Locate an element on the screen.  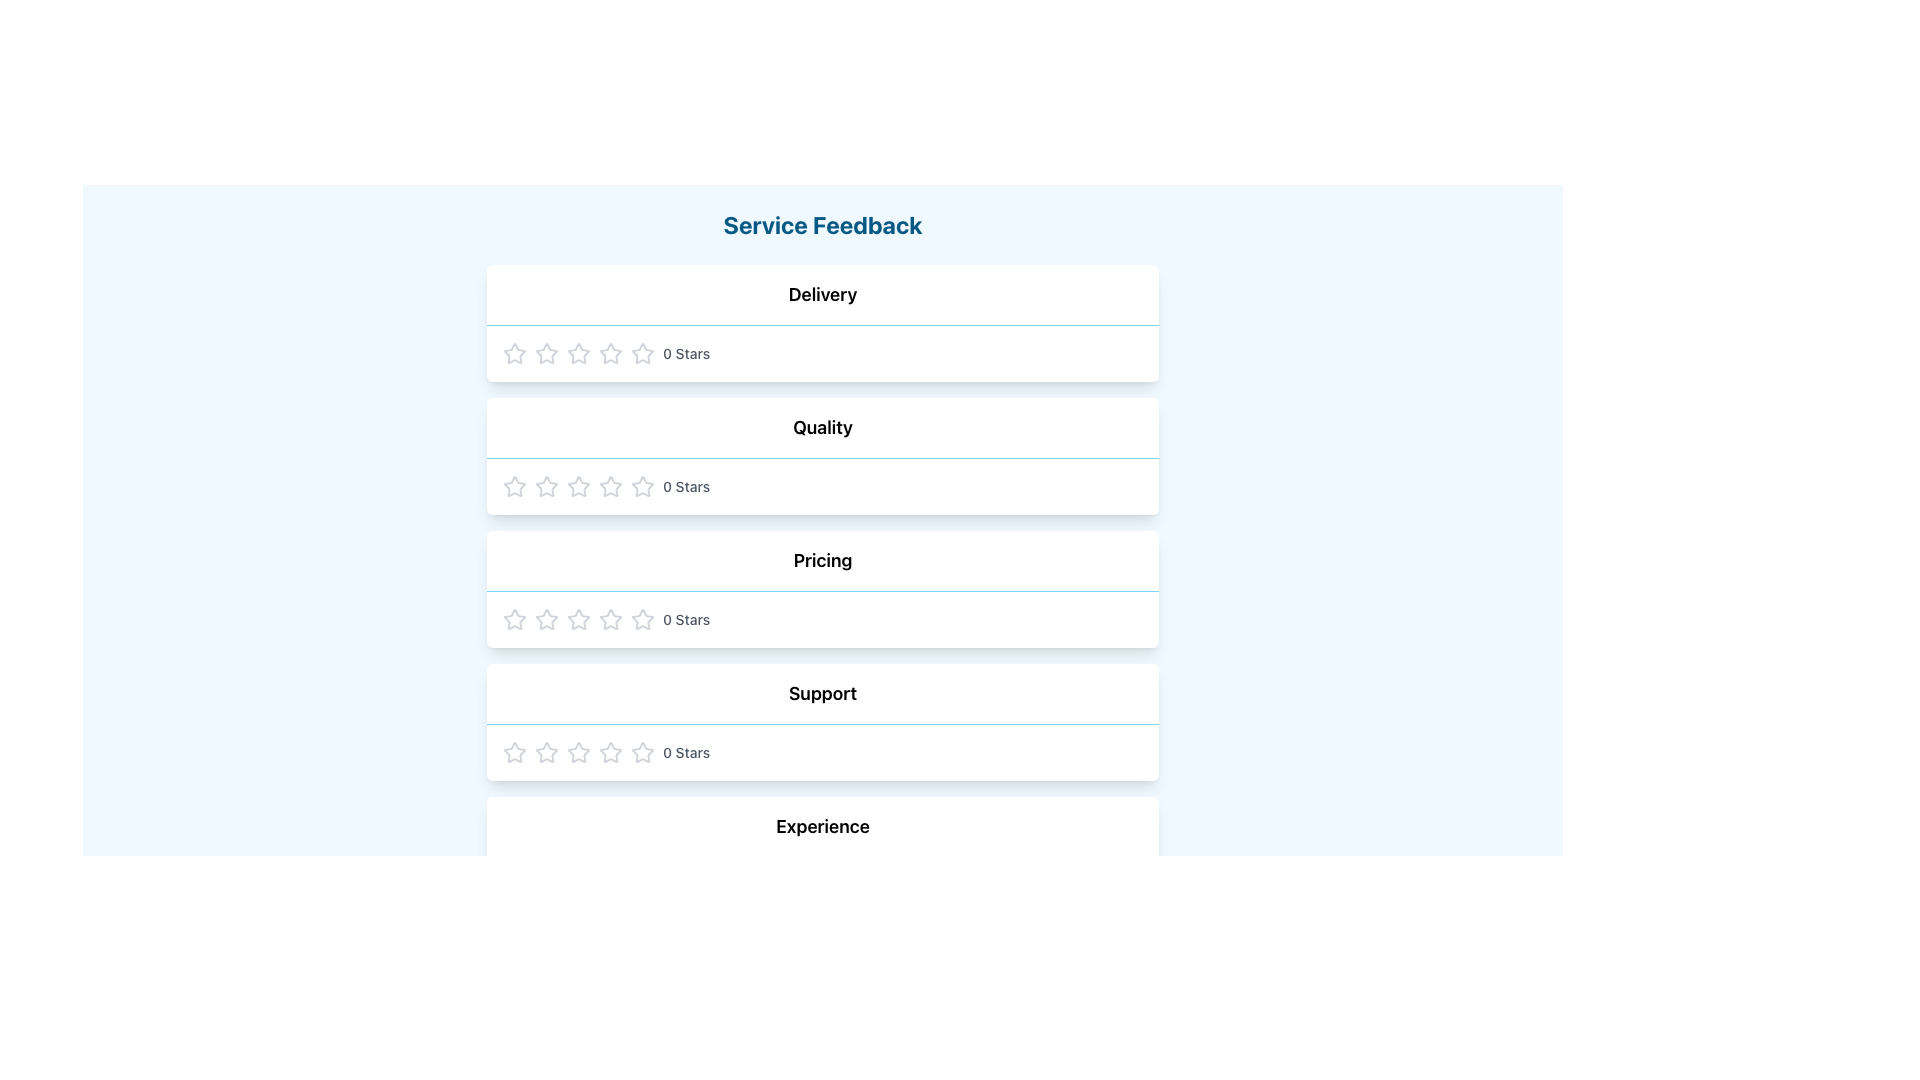
the second inactive Rating Star Icon in the Support row is located at coordinates (609, 752).